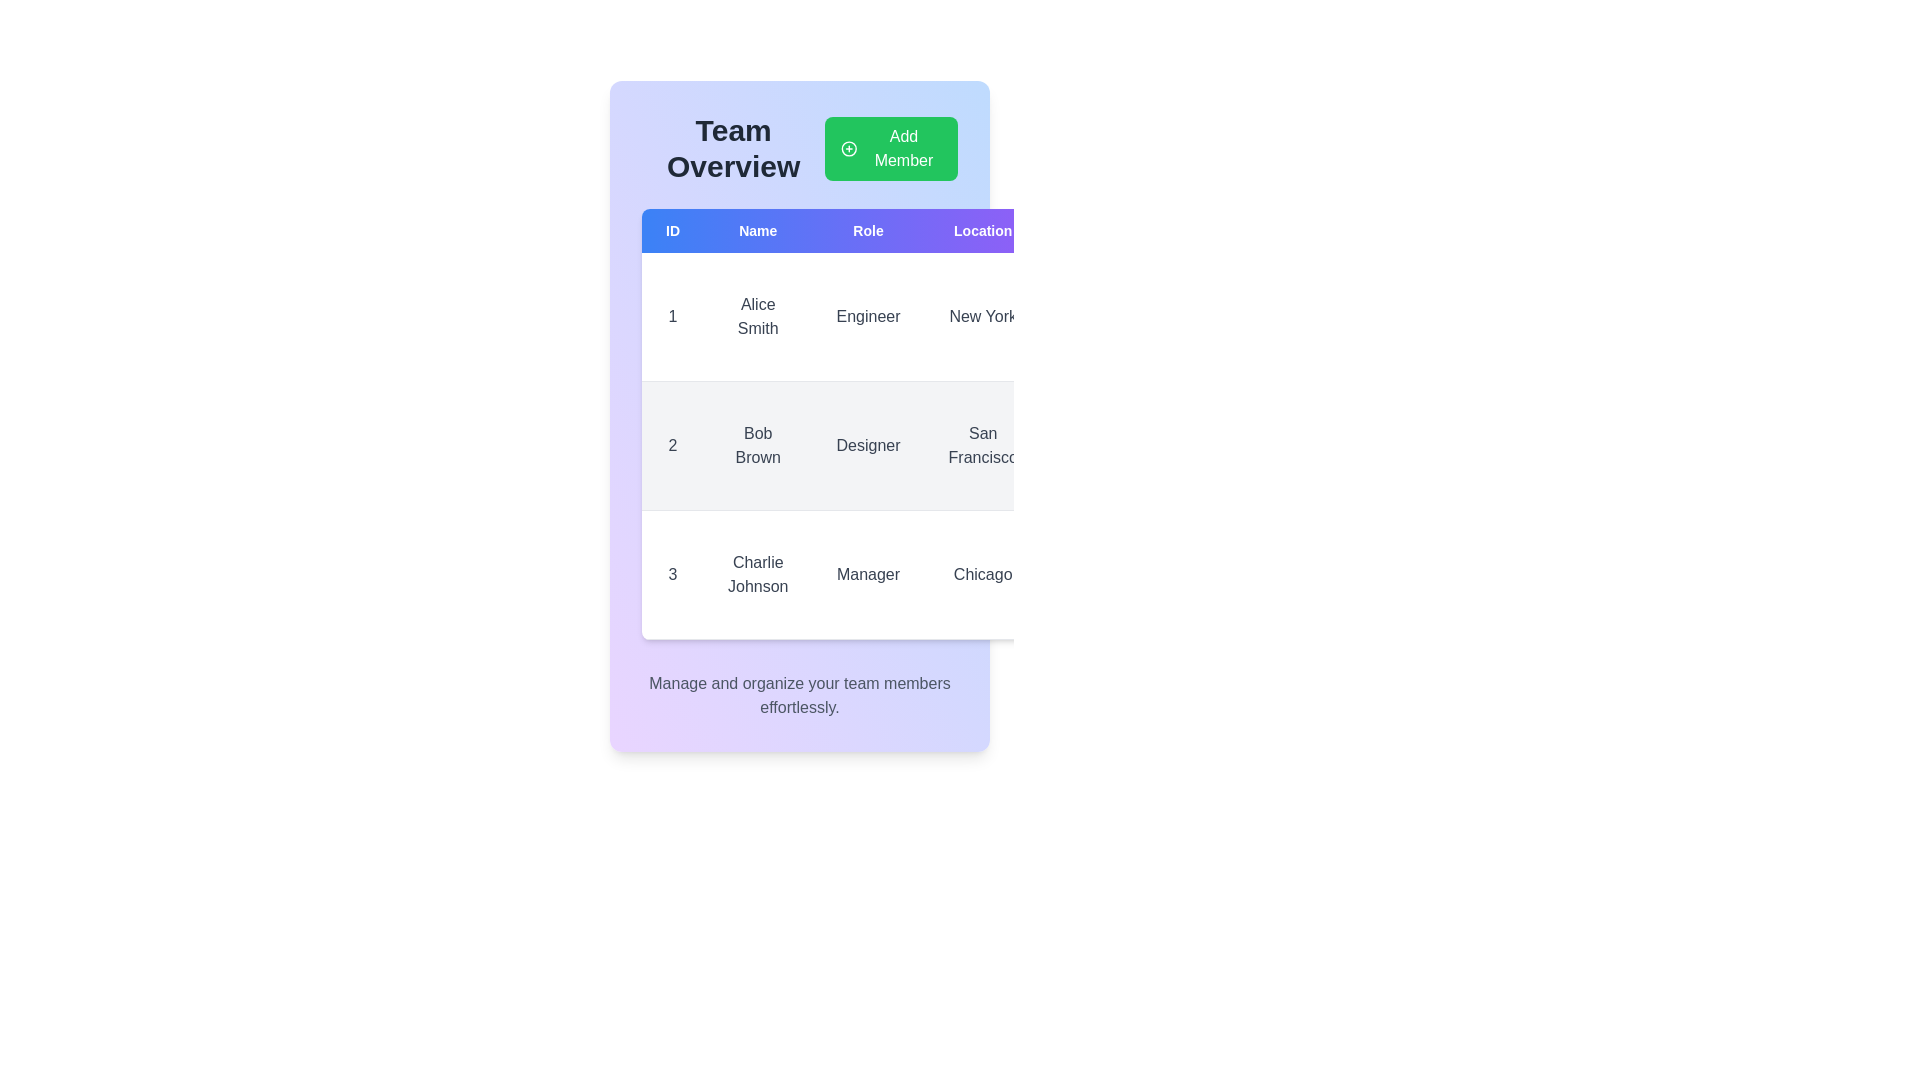  Describe the element at coordinates (890, 574) in the screenshot. I see `the table row displaying information about team member 'Charlie Johnson', who is a Manager located in Chicago` at that location.